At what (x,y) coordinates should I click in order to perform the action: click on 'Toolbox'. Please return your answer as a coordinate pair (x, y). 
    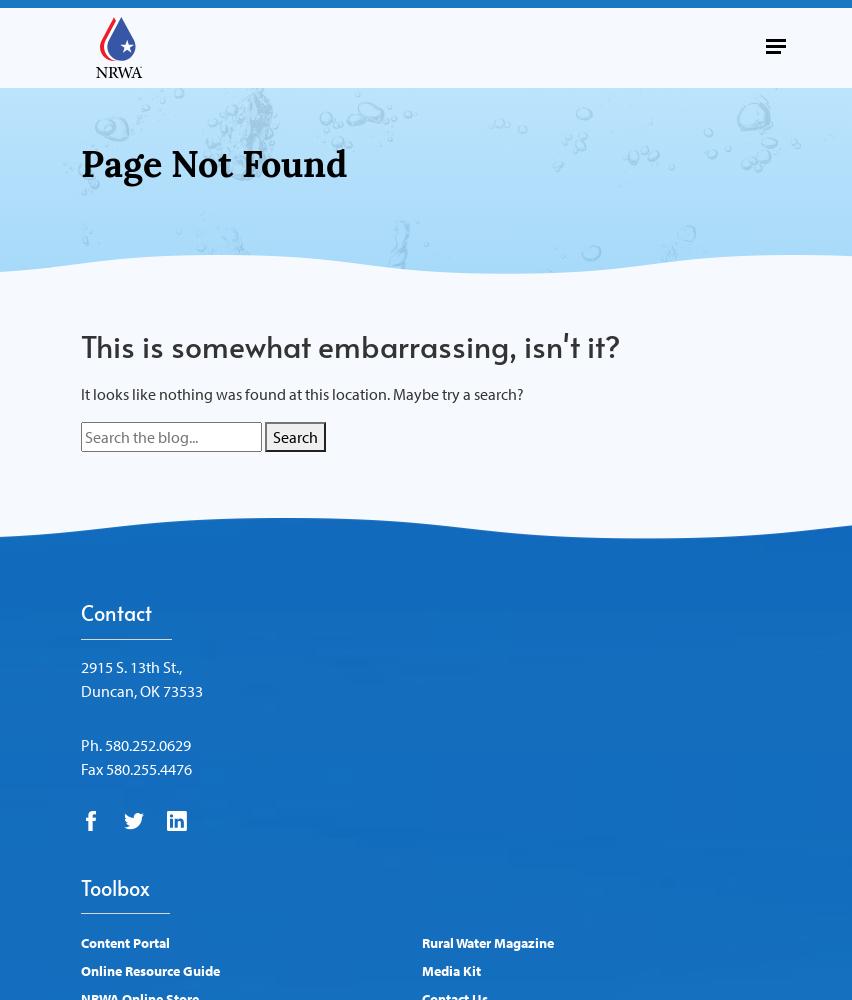
    Looking at the image, I should click on (115, 887).